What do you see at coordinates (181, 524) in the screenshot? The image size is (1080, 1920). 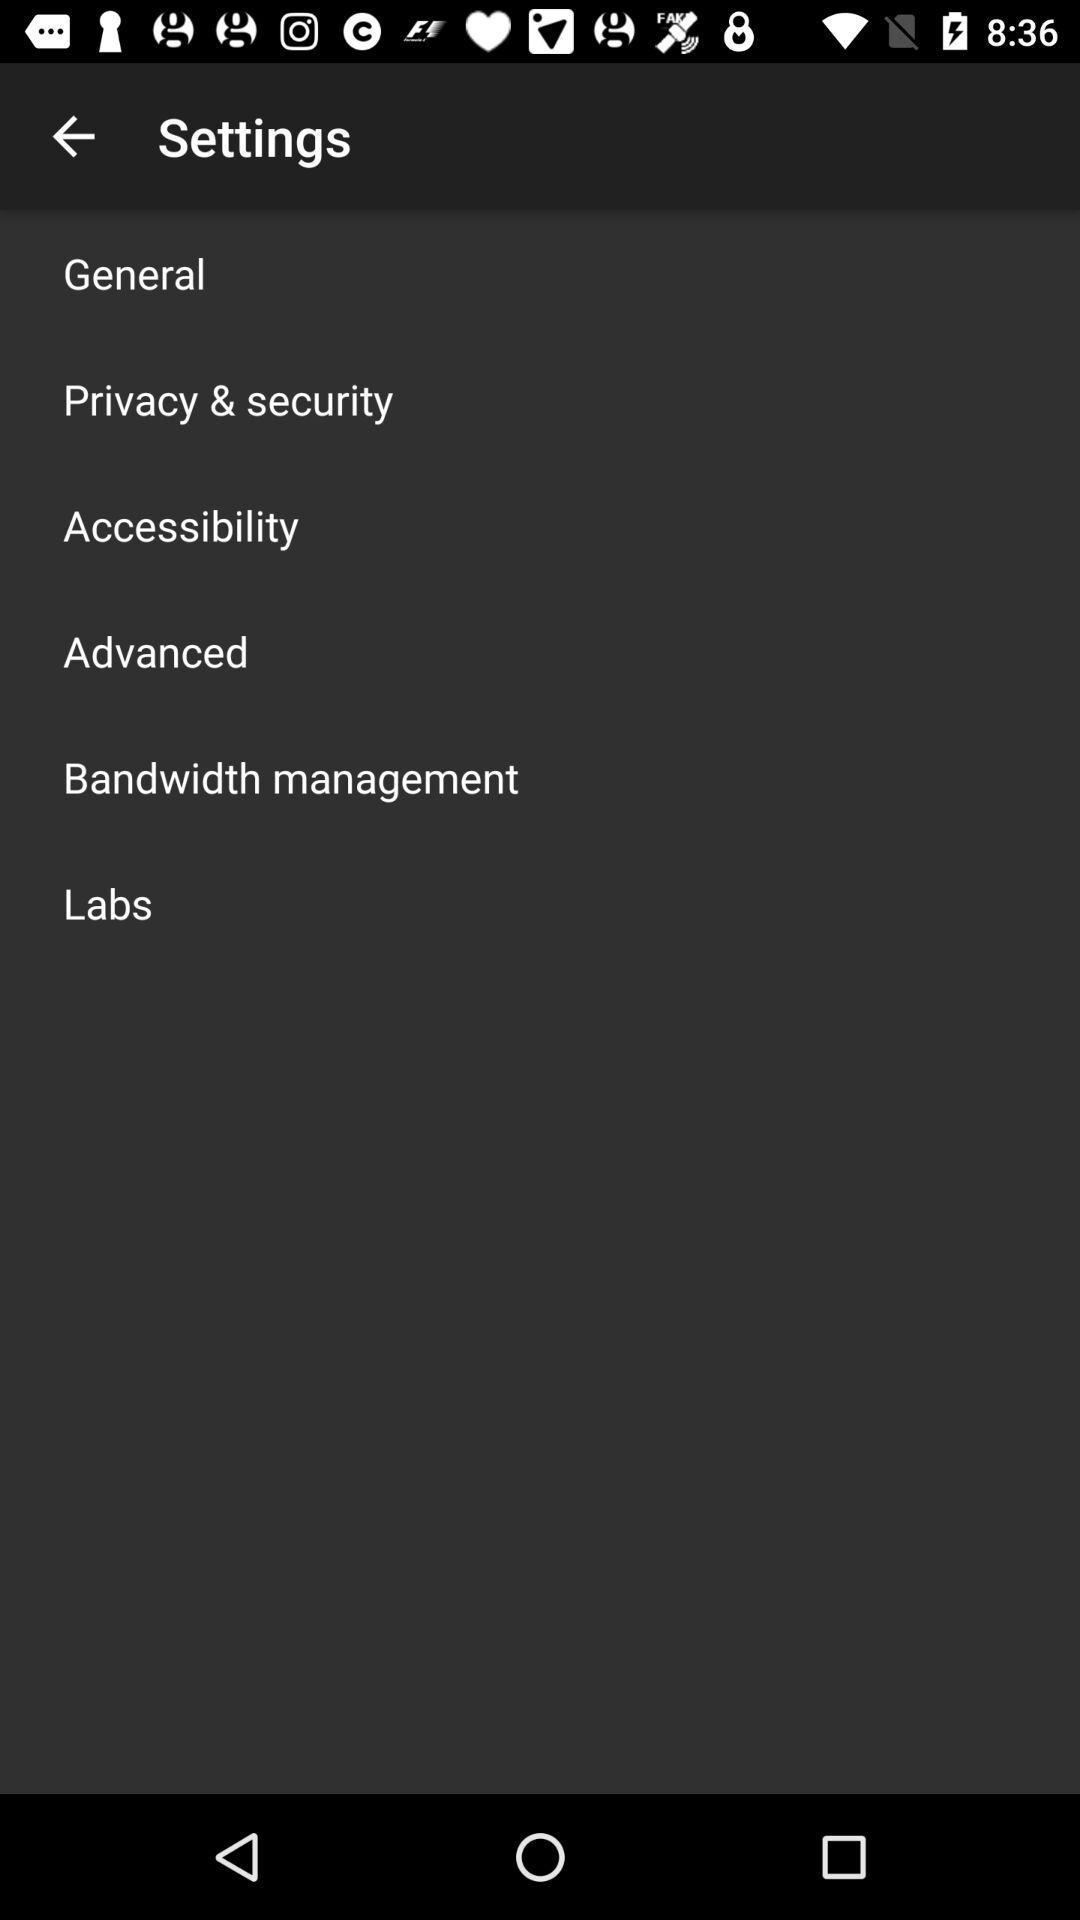 I see `the item above the advanced item` at bounding box center [181, 524].